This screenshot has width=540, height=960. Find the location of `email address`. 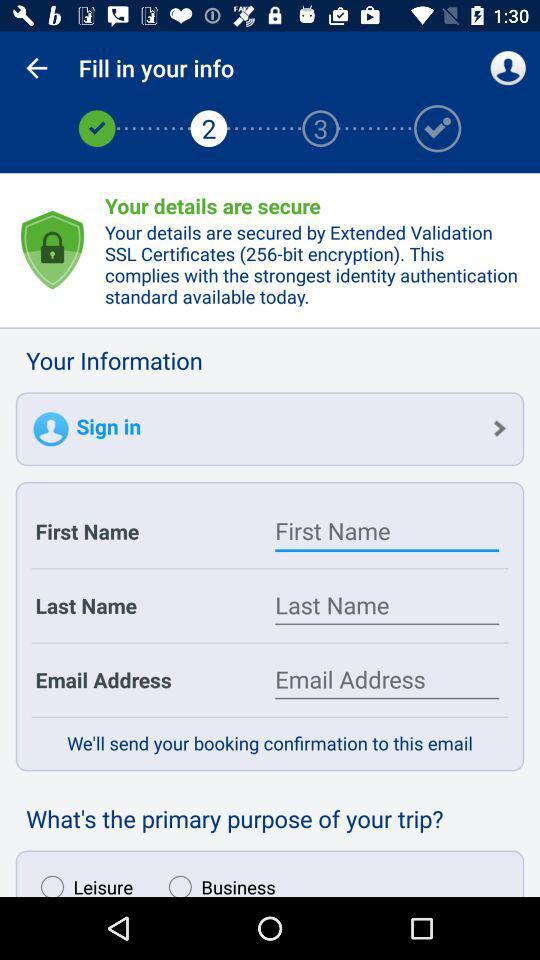

email address is located at coordinates (387, 679).